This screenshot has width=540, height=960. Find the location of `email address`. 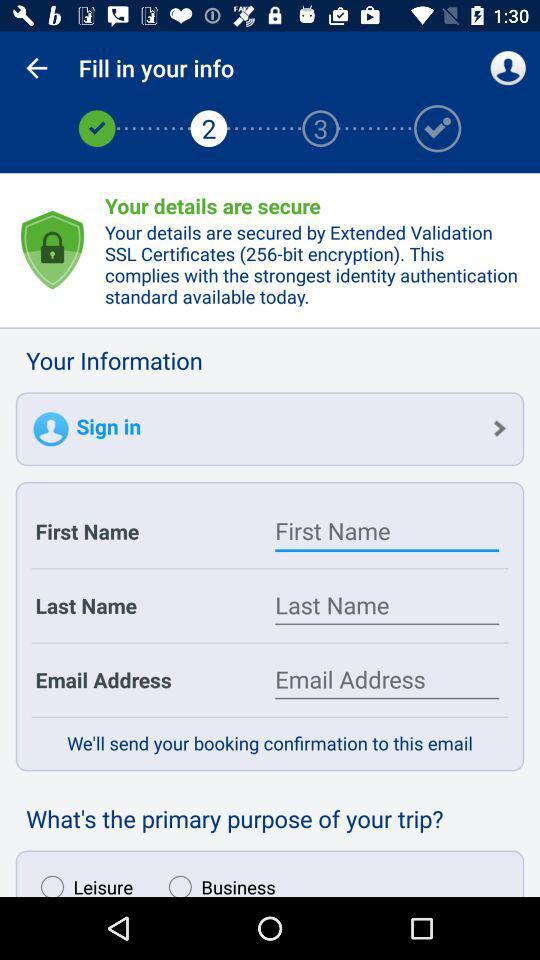

email address is located at coordinates (387, 679).